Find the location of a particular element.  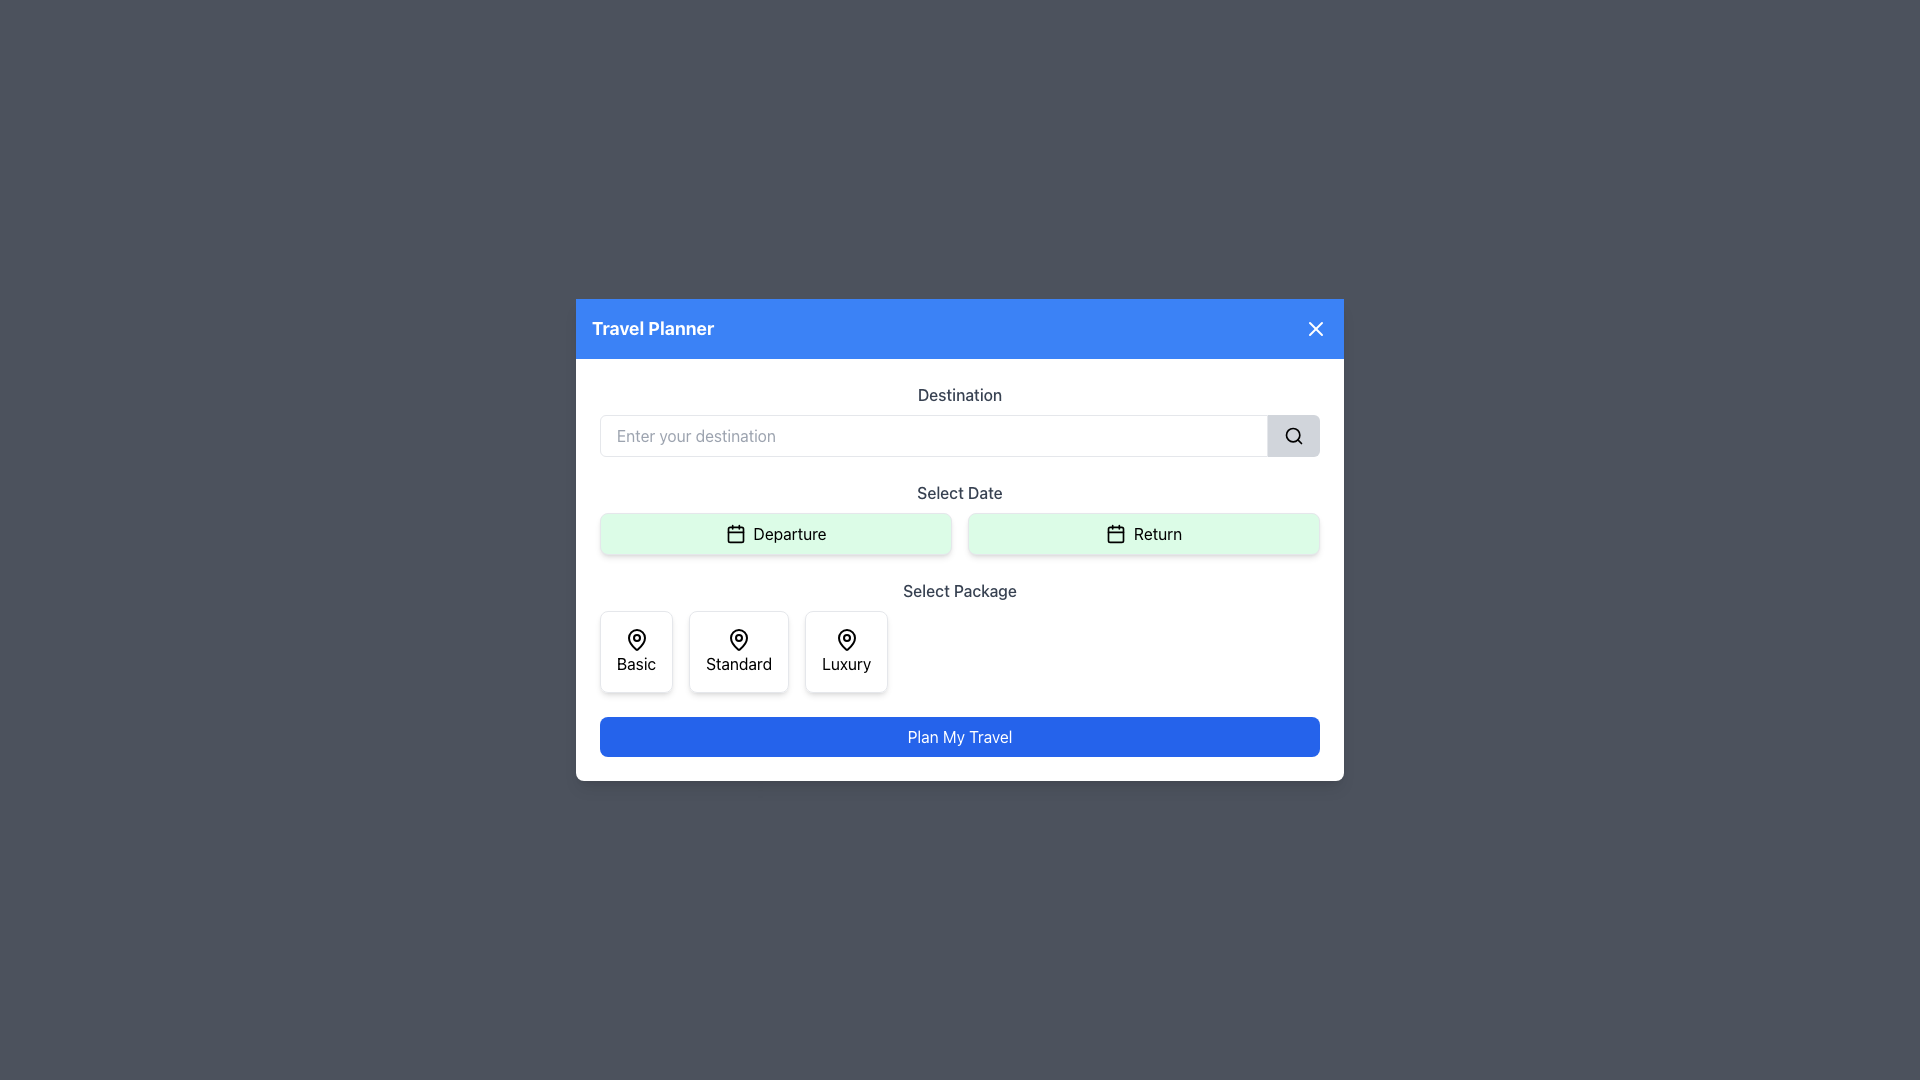

the 'Standard' package selection button located in the center of the three-button group under the 'Select Package' section is located at coordinates (738, 651).